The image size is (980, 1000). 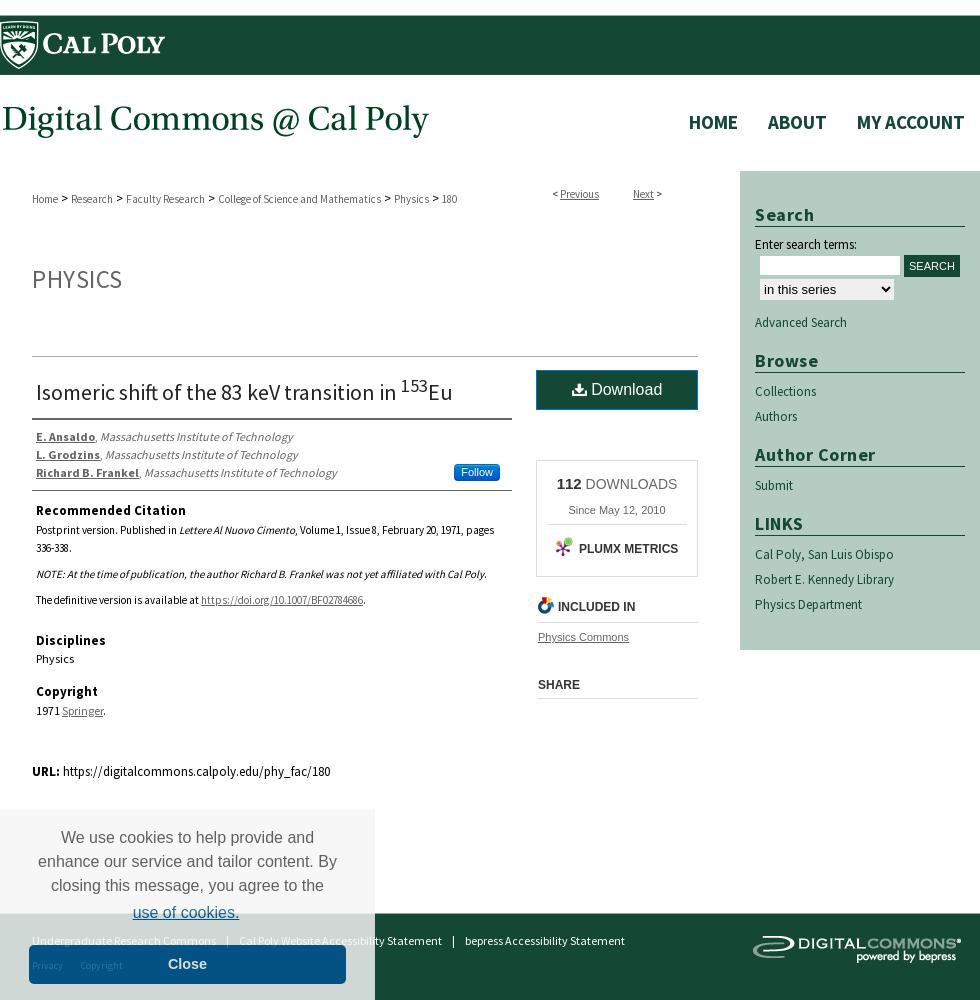 What do you see at coordinates (460, 470) in the screenshot?
I see `'Follow'` at bounding box center [460, 470].